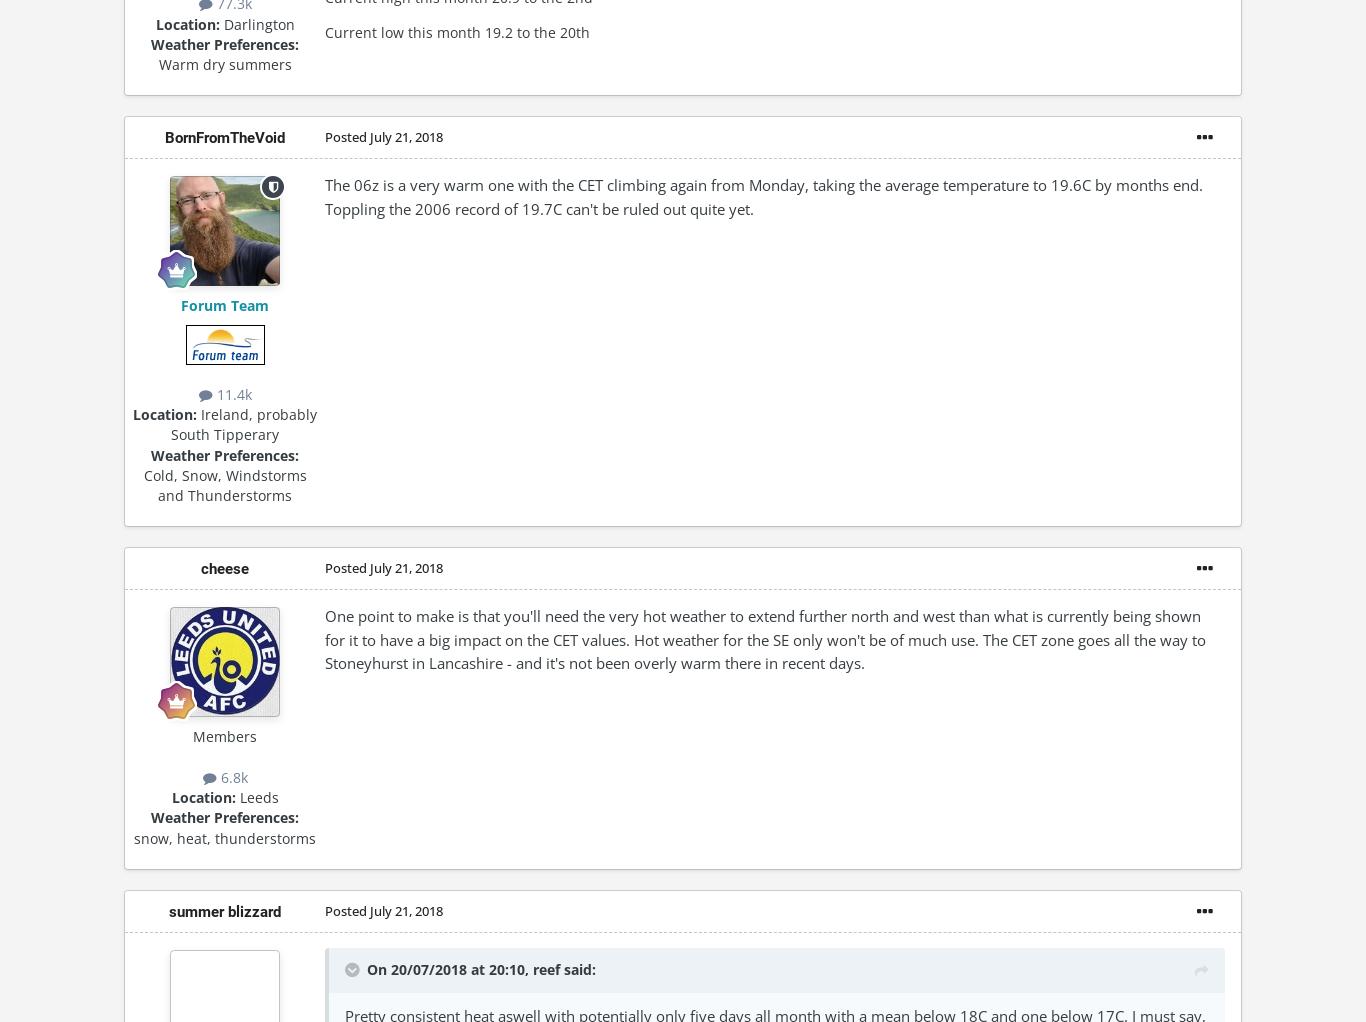  What do you see at coordinates (576, 967) in the screenshot?
I see `'said:'` at bounding box center [576, 967].